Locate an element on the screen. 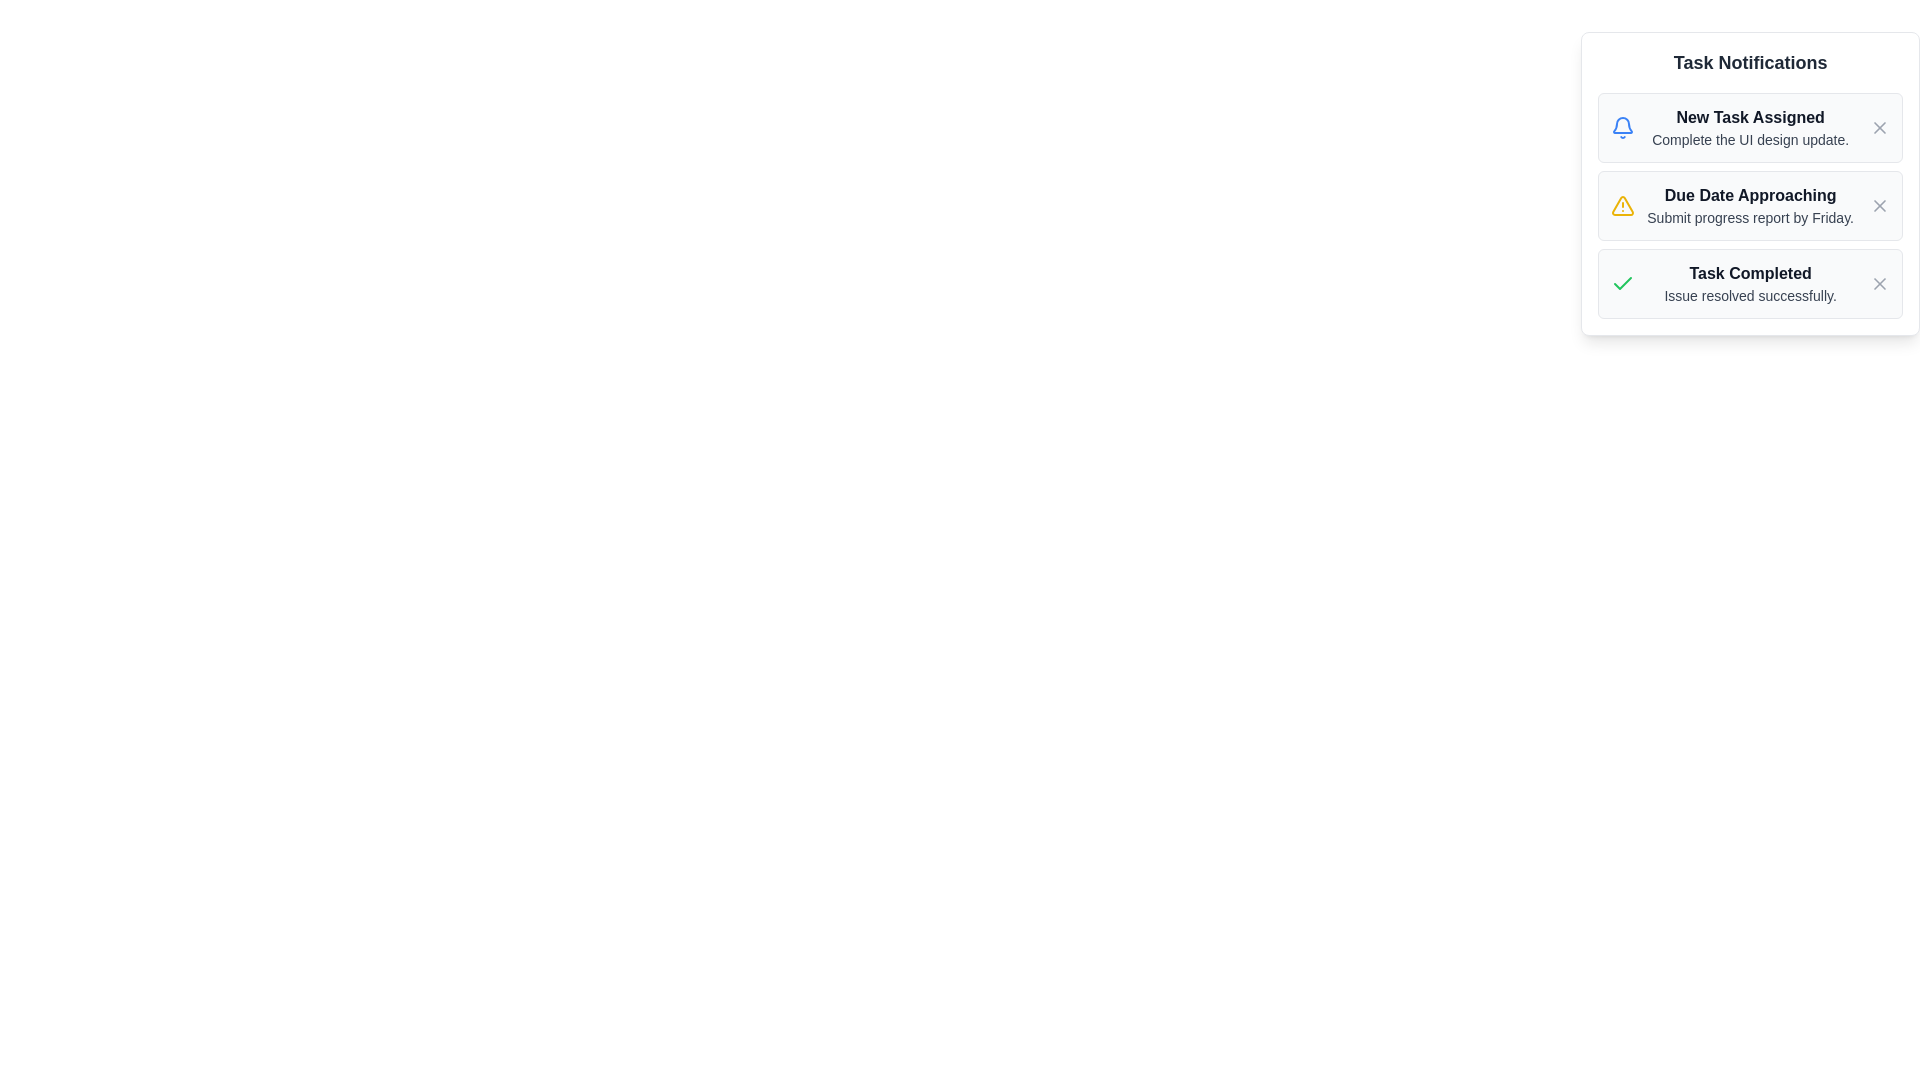 This screenshot has width=1920, height=1080. the close button represented by a Vector Graphic Line Segment located in the top-right corner of the task notification card is located at coordinates (1879, 205).